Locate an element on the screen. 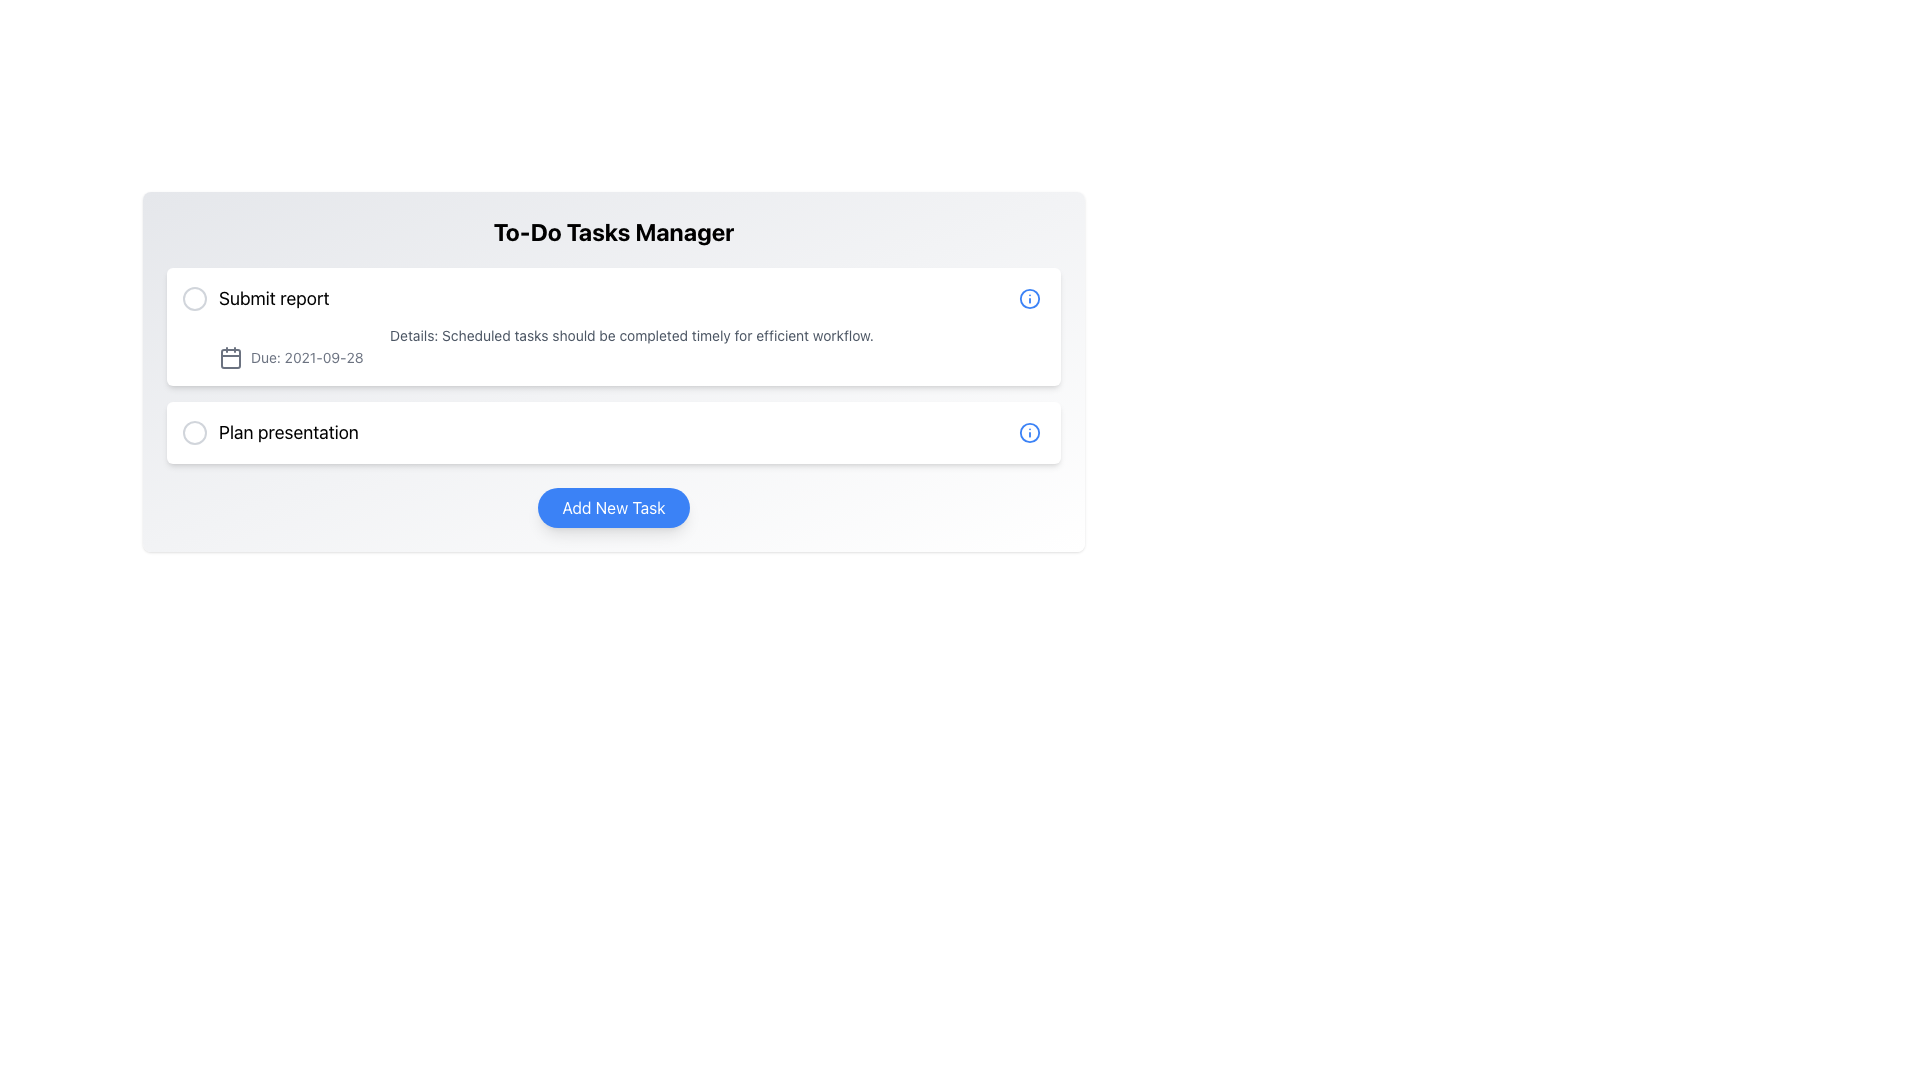 This screenshot has height=1080, width=1920. the calendar icon located to the left of the text 'Due: 2021-09-28' in the first task of the 'To-Do Tasks Manager' interface is located at coordinates (230, 357).